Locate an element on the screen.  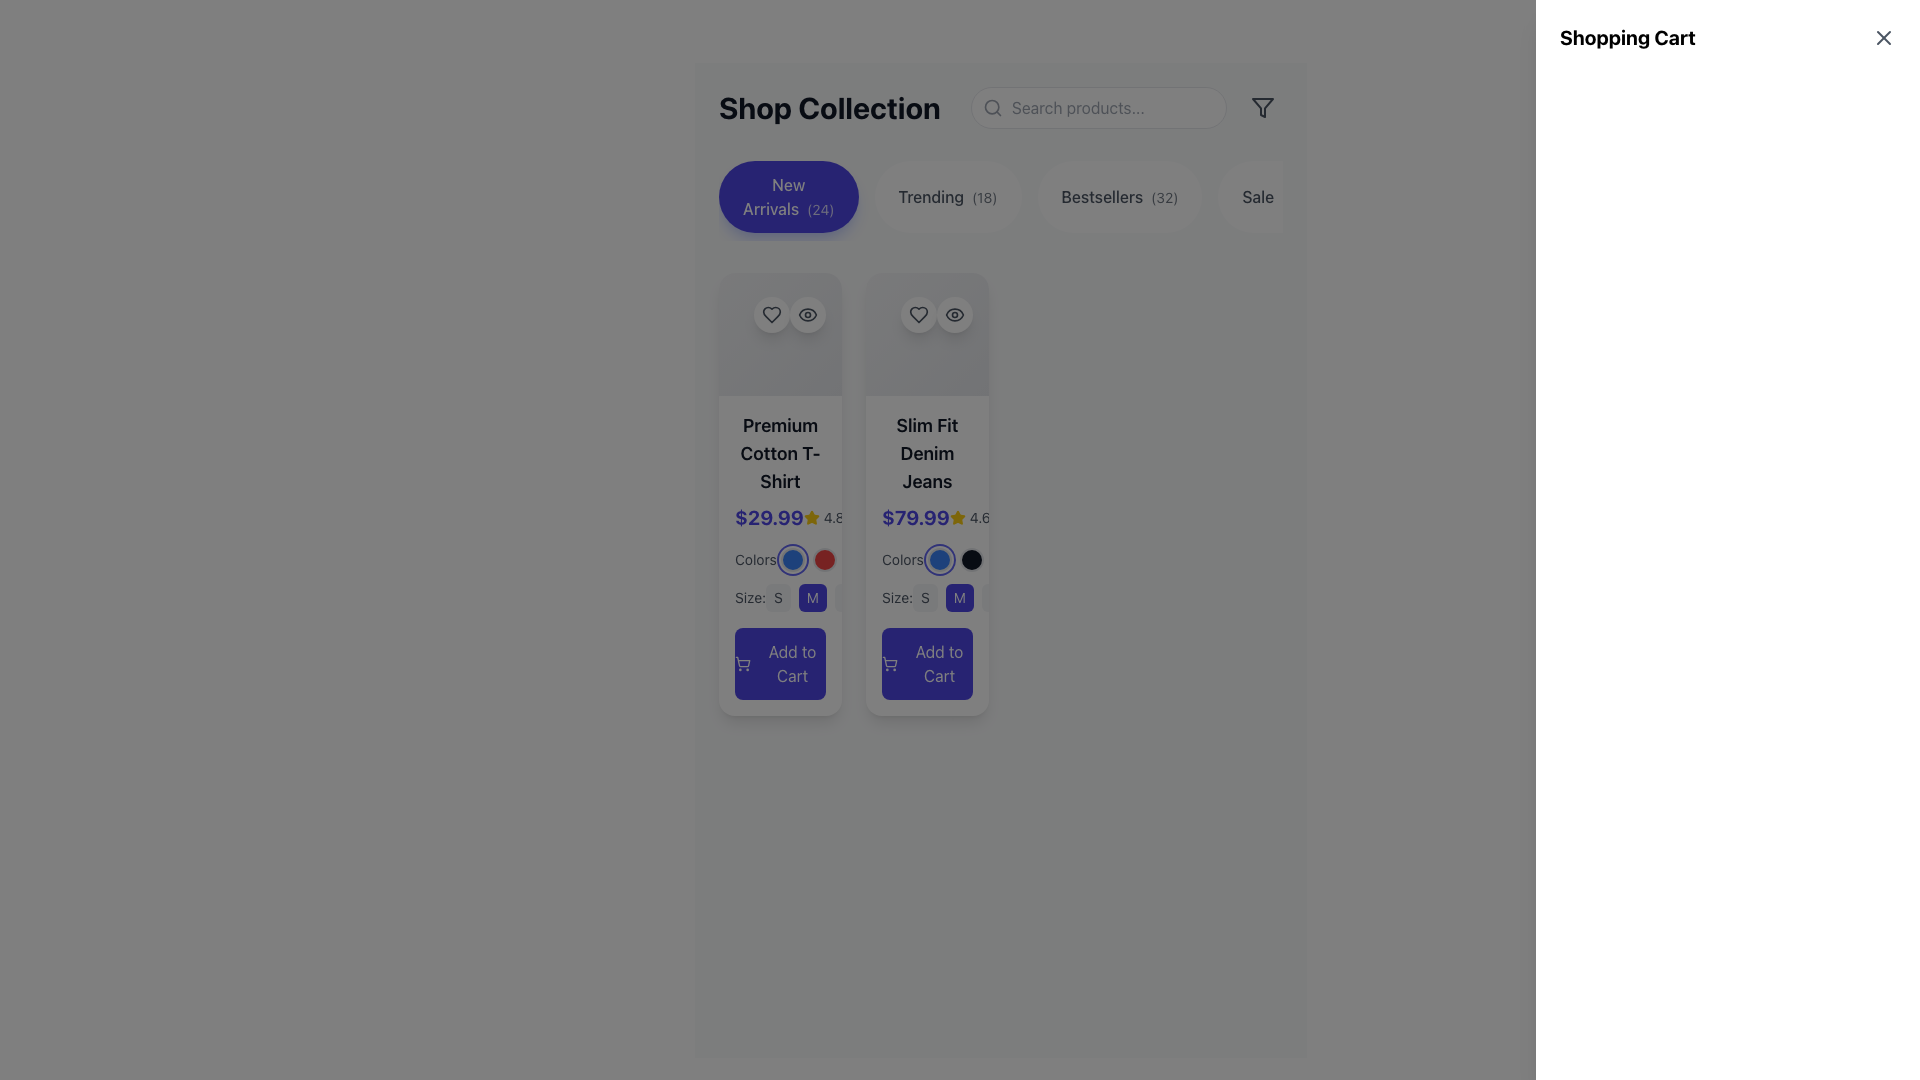
the price label of the product displayed in the card, located below the product title 'Premium Cotton T-Shirt' is located at coordinates (768, 516).